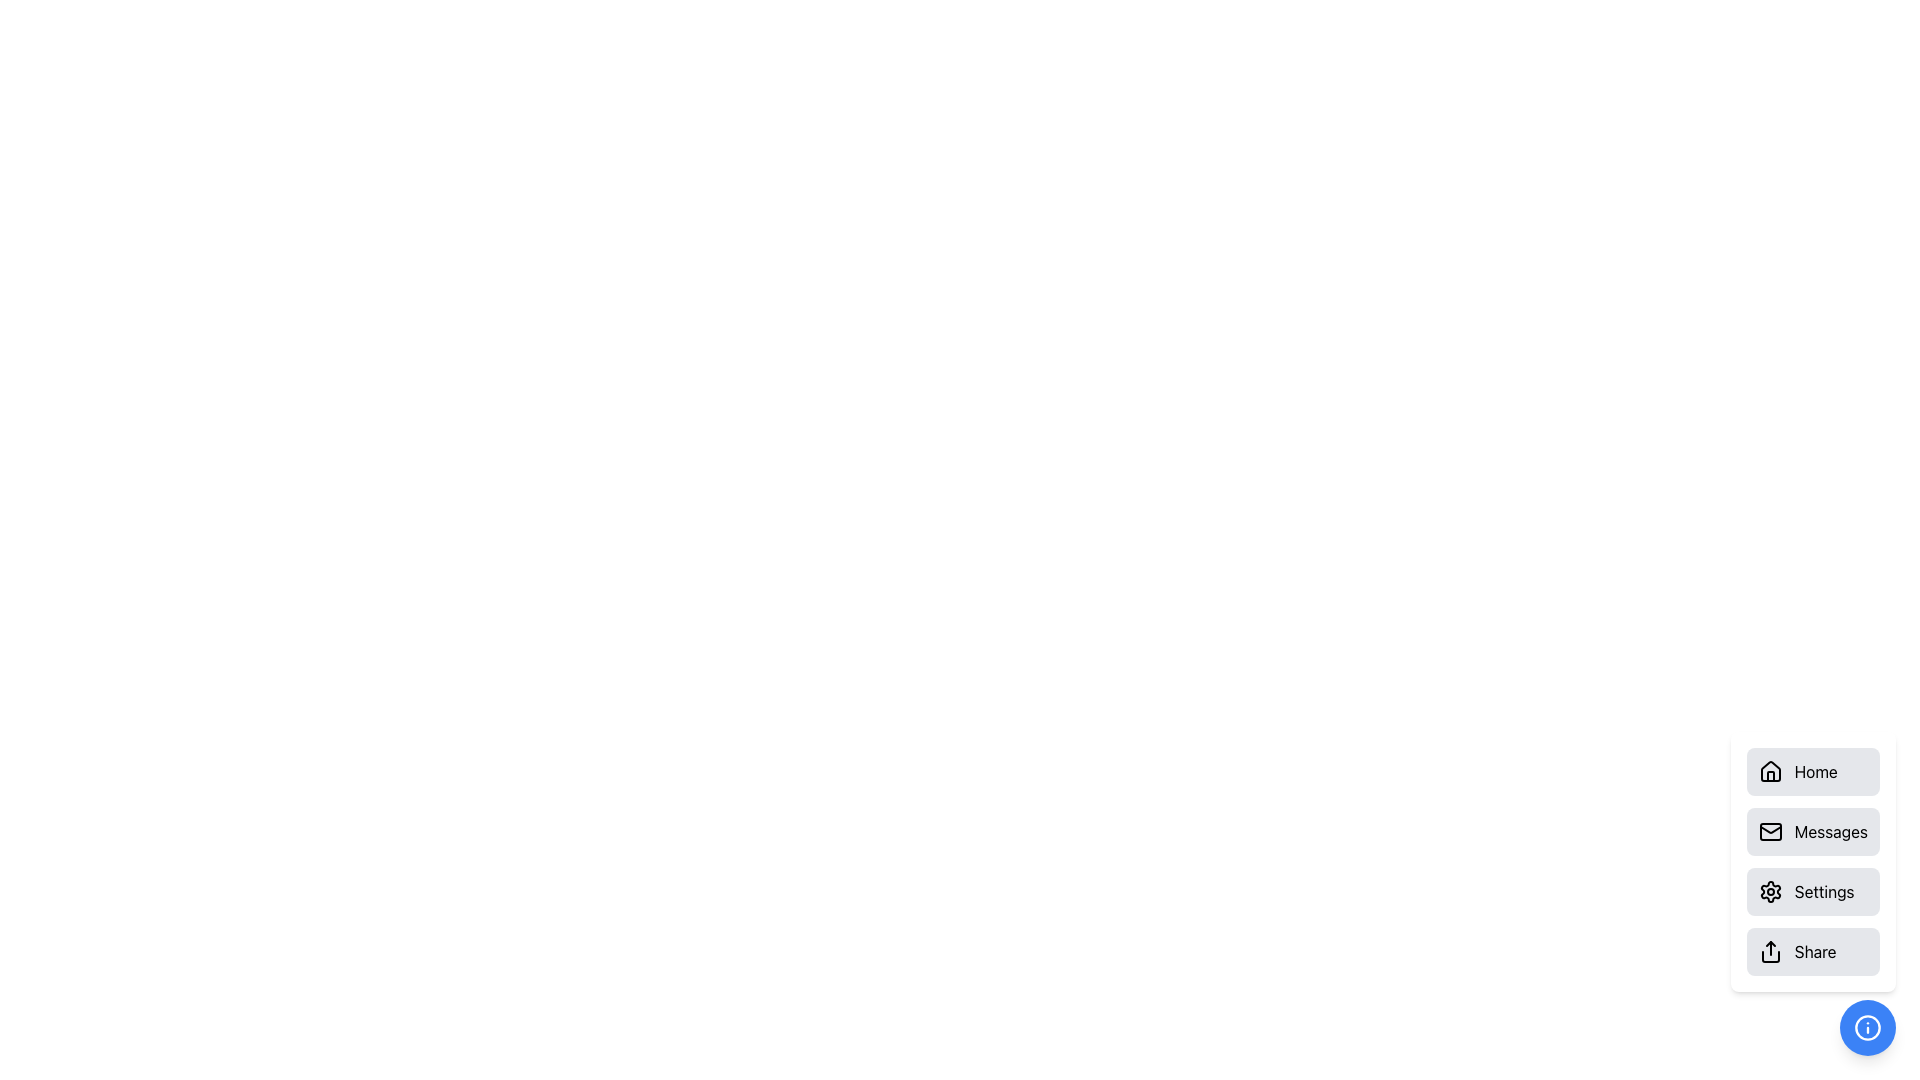  Describe the element at coordinates (1866, 1028) in the screenshot. I see `the circular blue button with a white information icon located at the bottom right corner of the interface` at that location.